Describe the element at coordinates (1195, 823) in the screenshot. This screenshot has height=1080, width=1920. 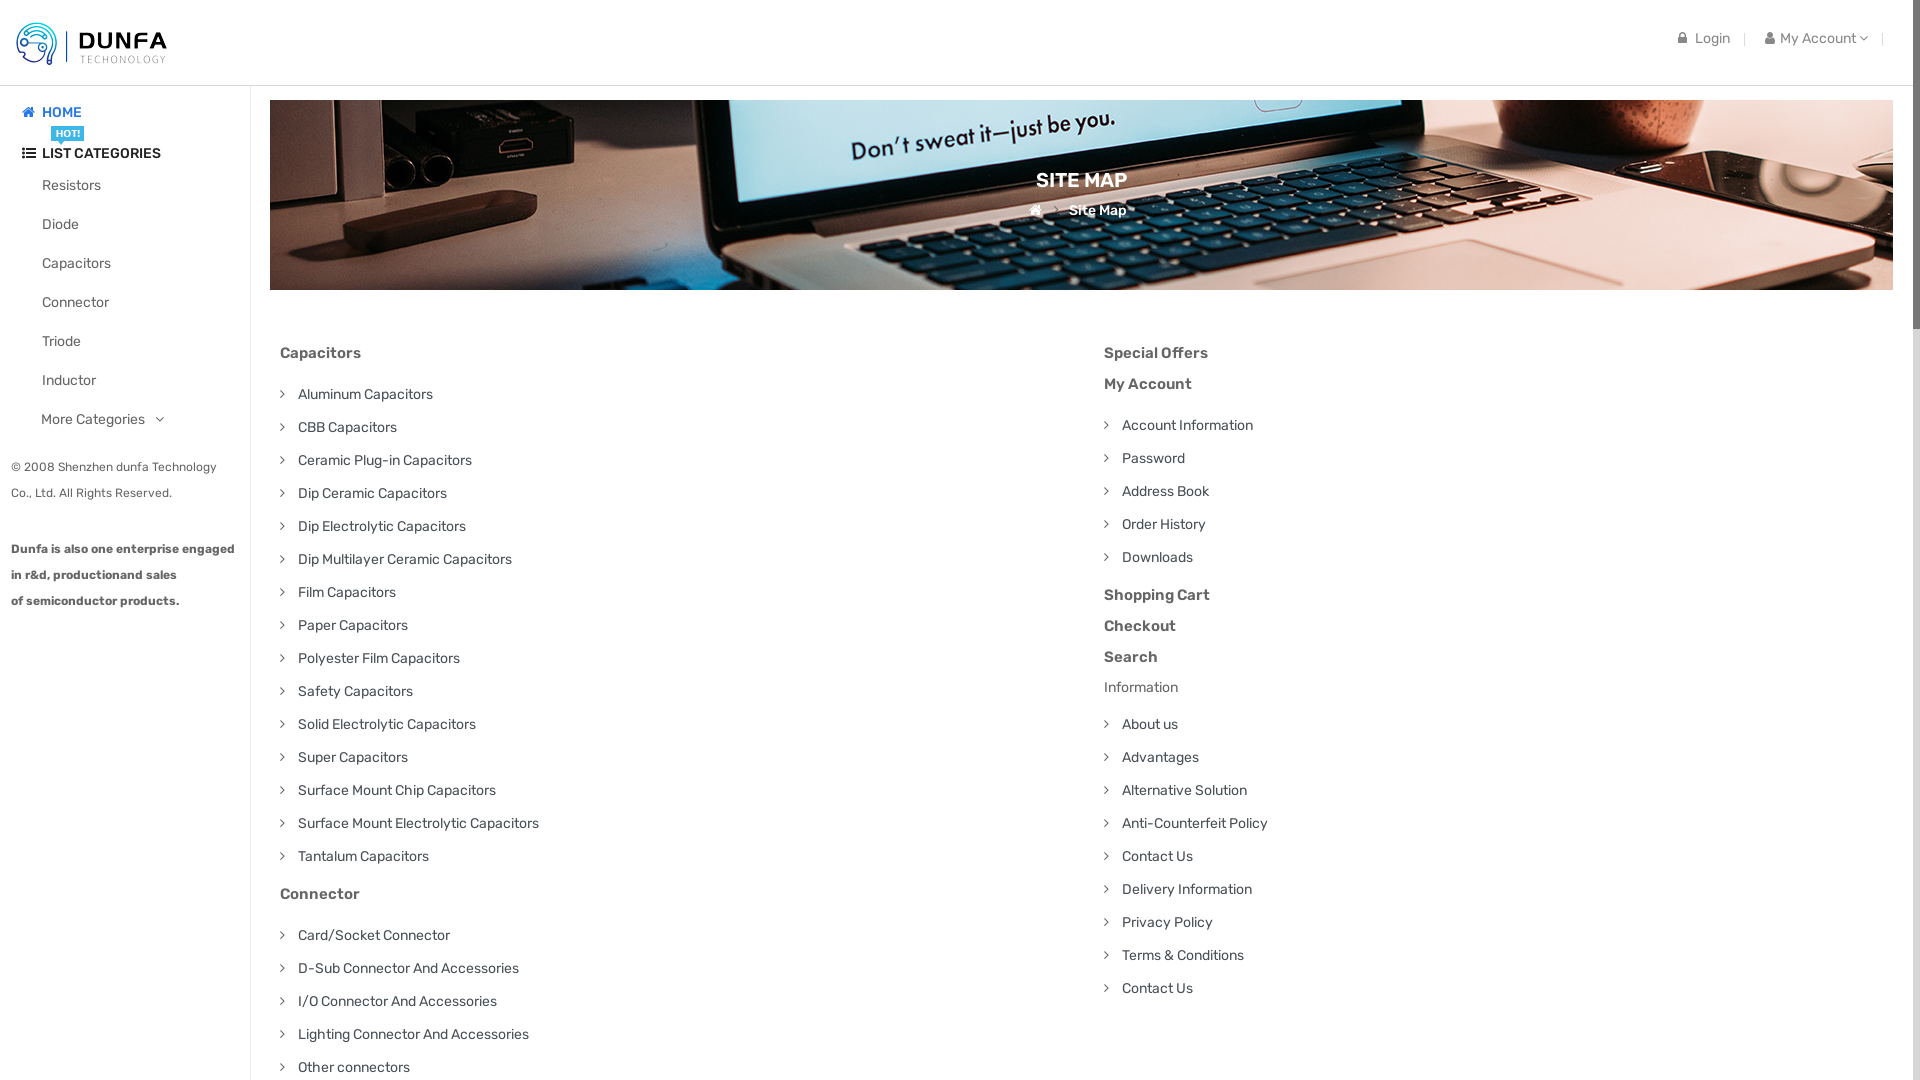
I see `'Anti-Counterfeit Policy'` at that location.